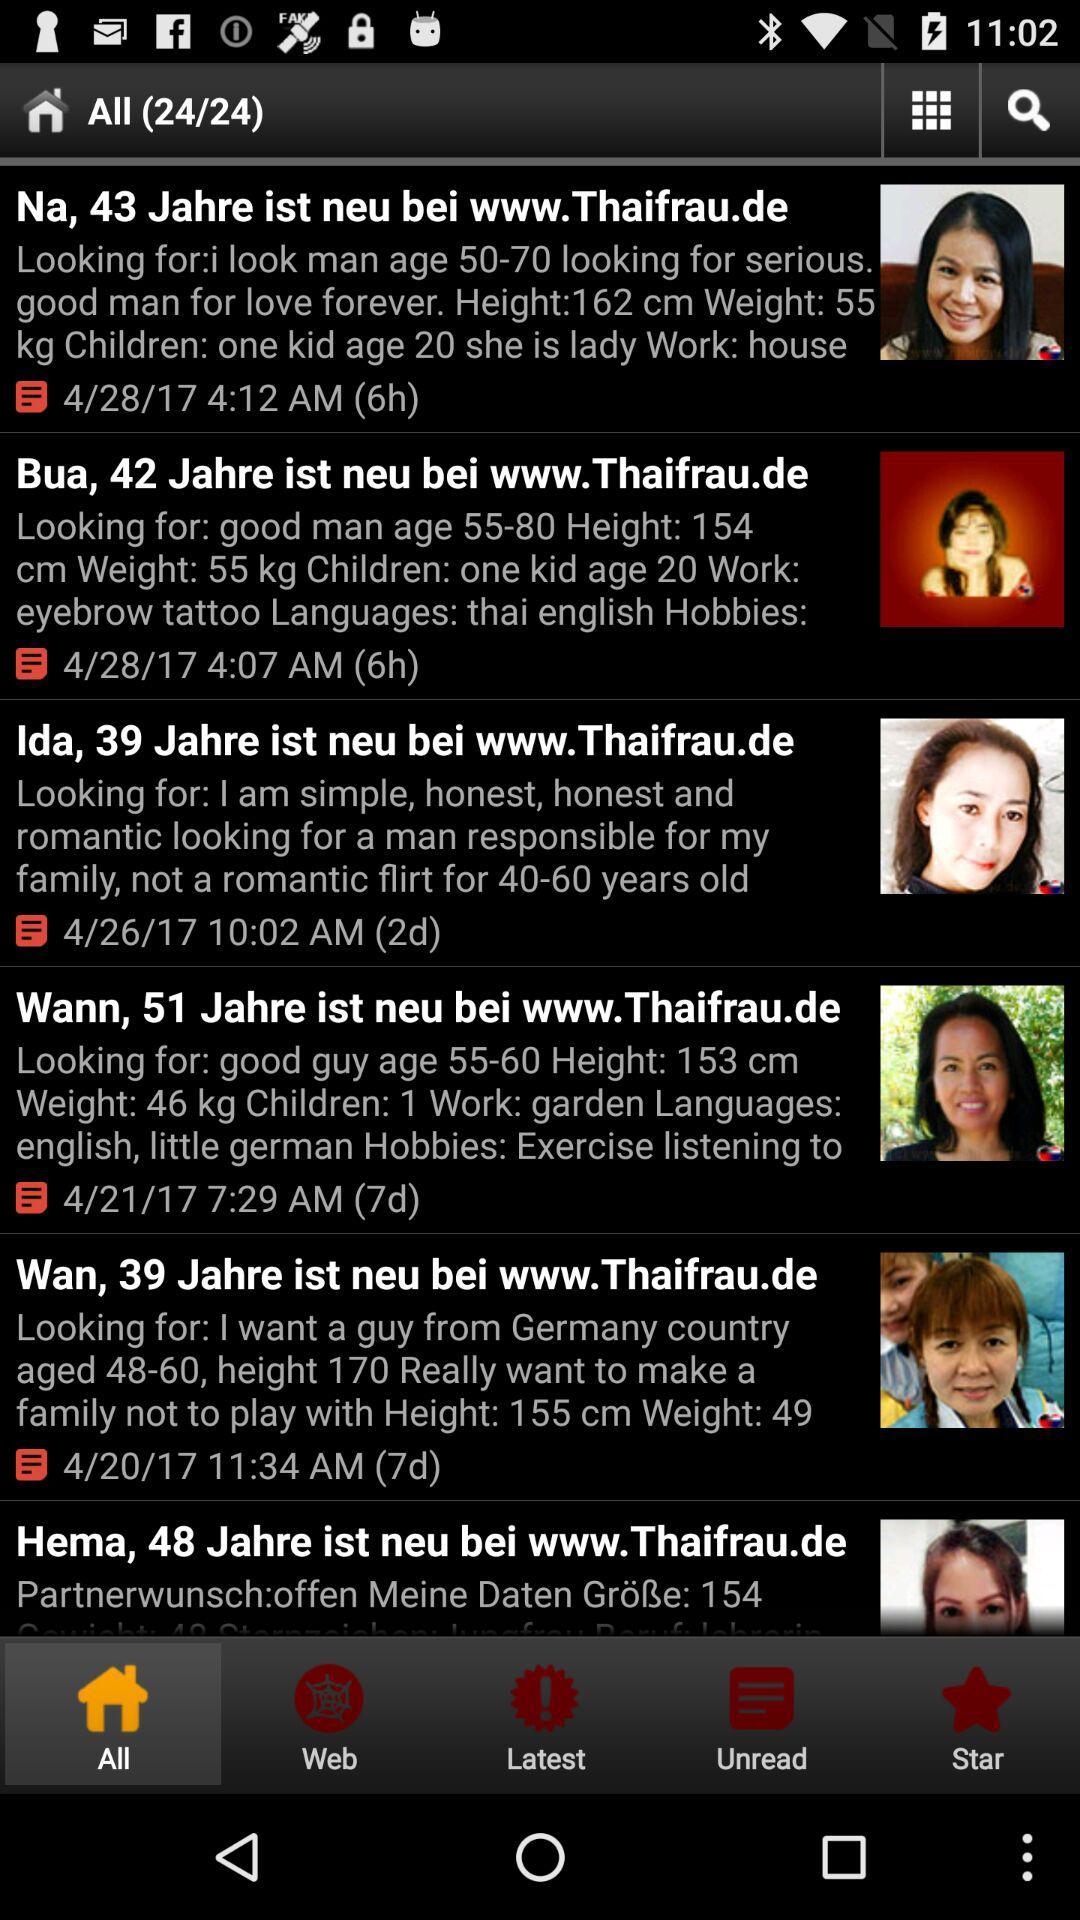 Image resolution: width=1080 pixels, height=1920 pixels. Describe the element at coordinates (545, 1713) in the screenshot. I see `notification` at that location.